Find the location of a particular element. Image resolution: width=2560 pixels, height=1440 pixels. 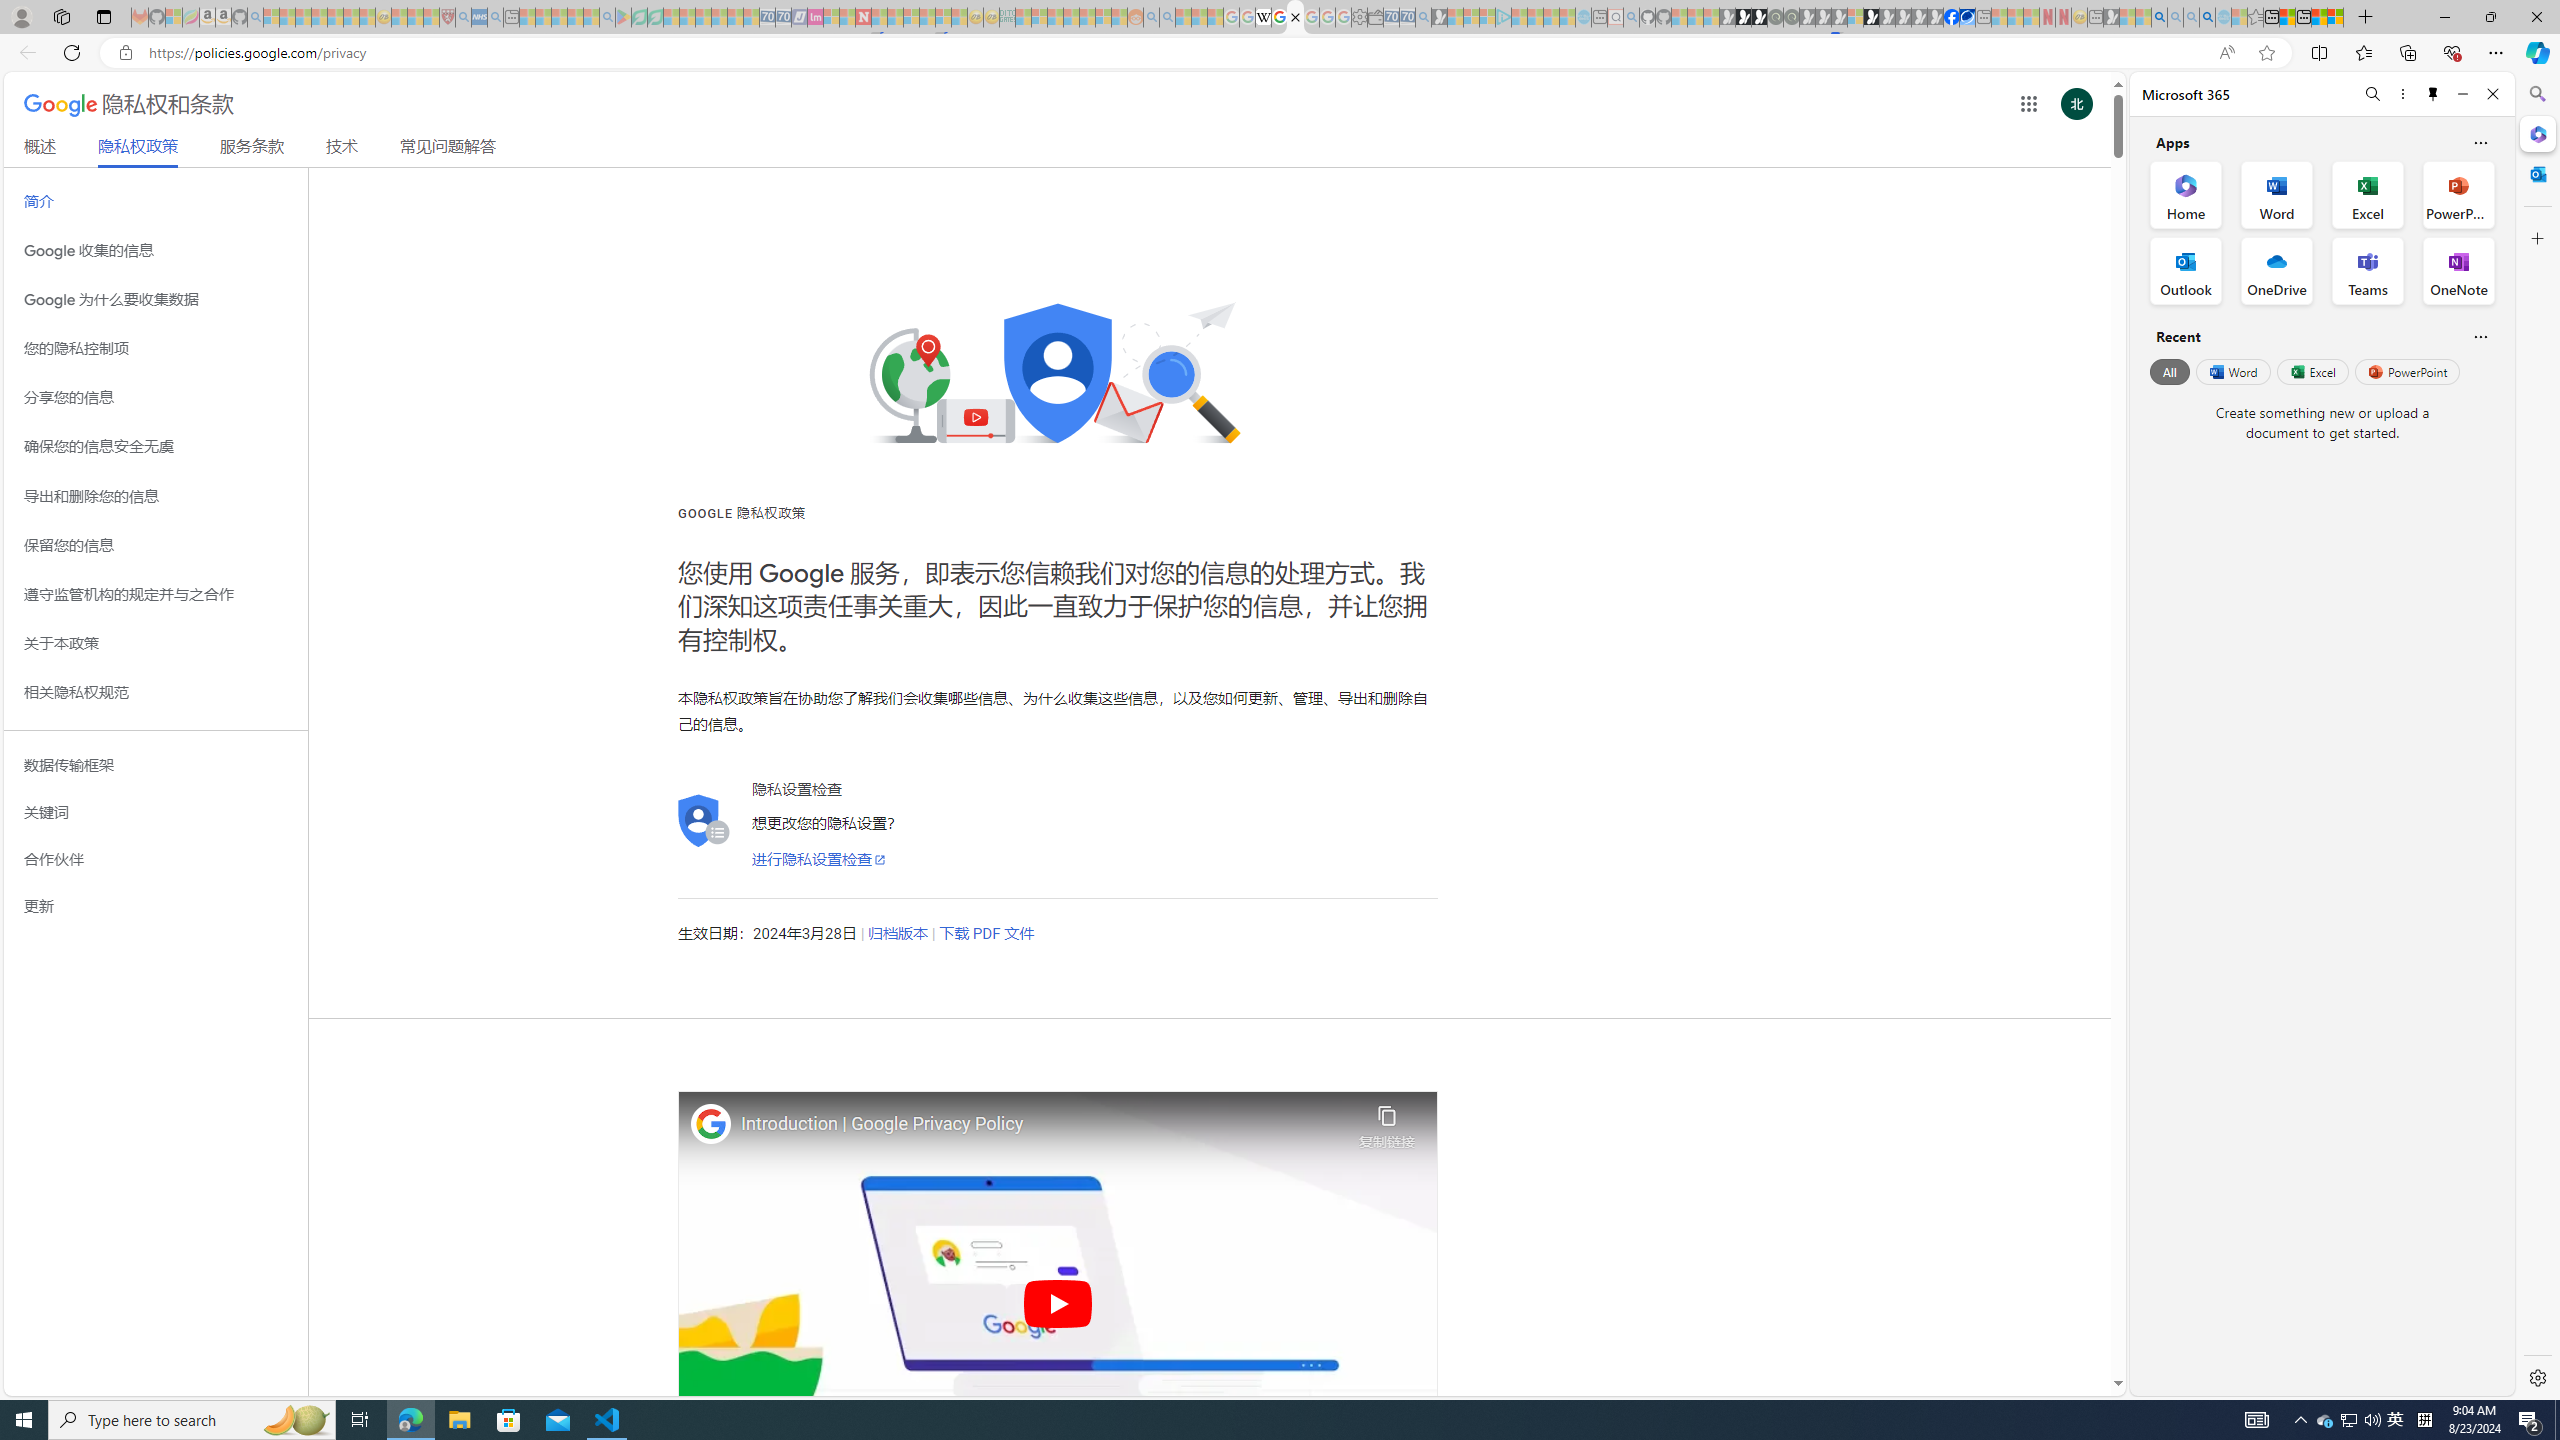

'Target page - Wikipedia' is located at coordinates (1263, 16).